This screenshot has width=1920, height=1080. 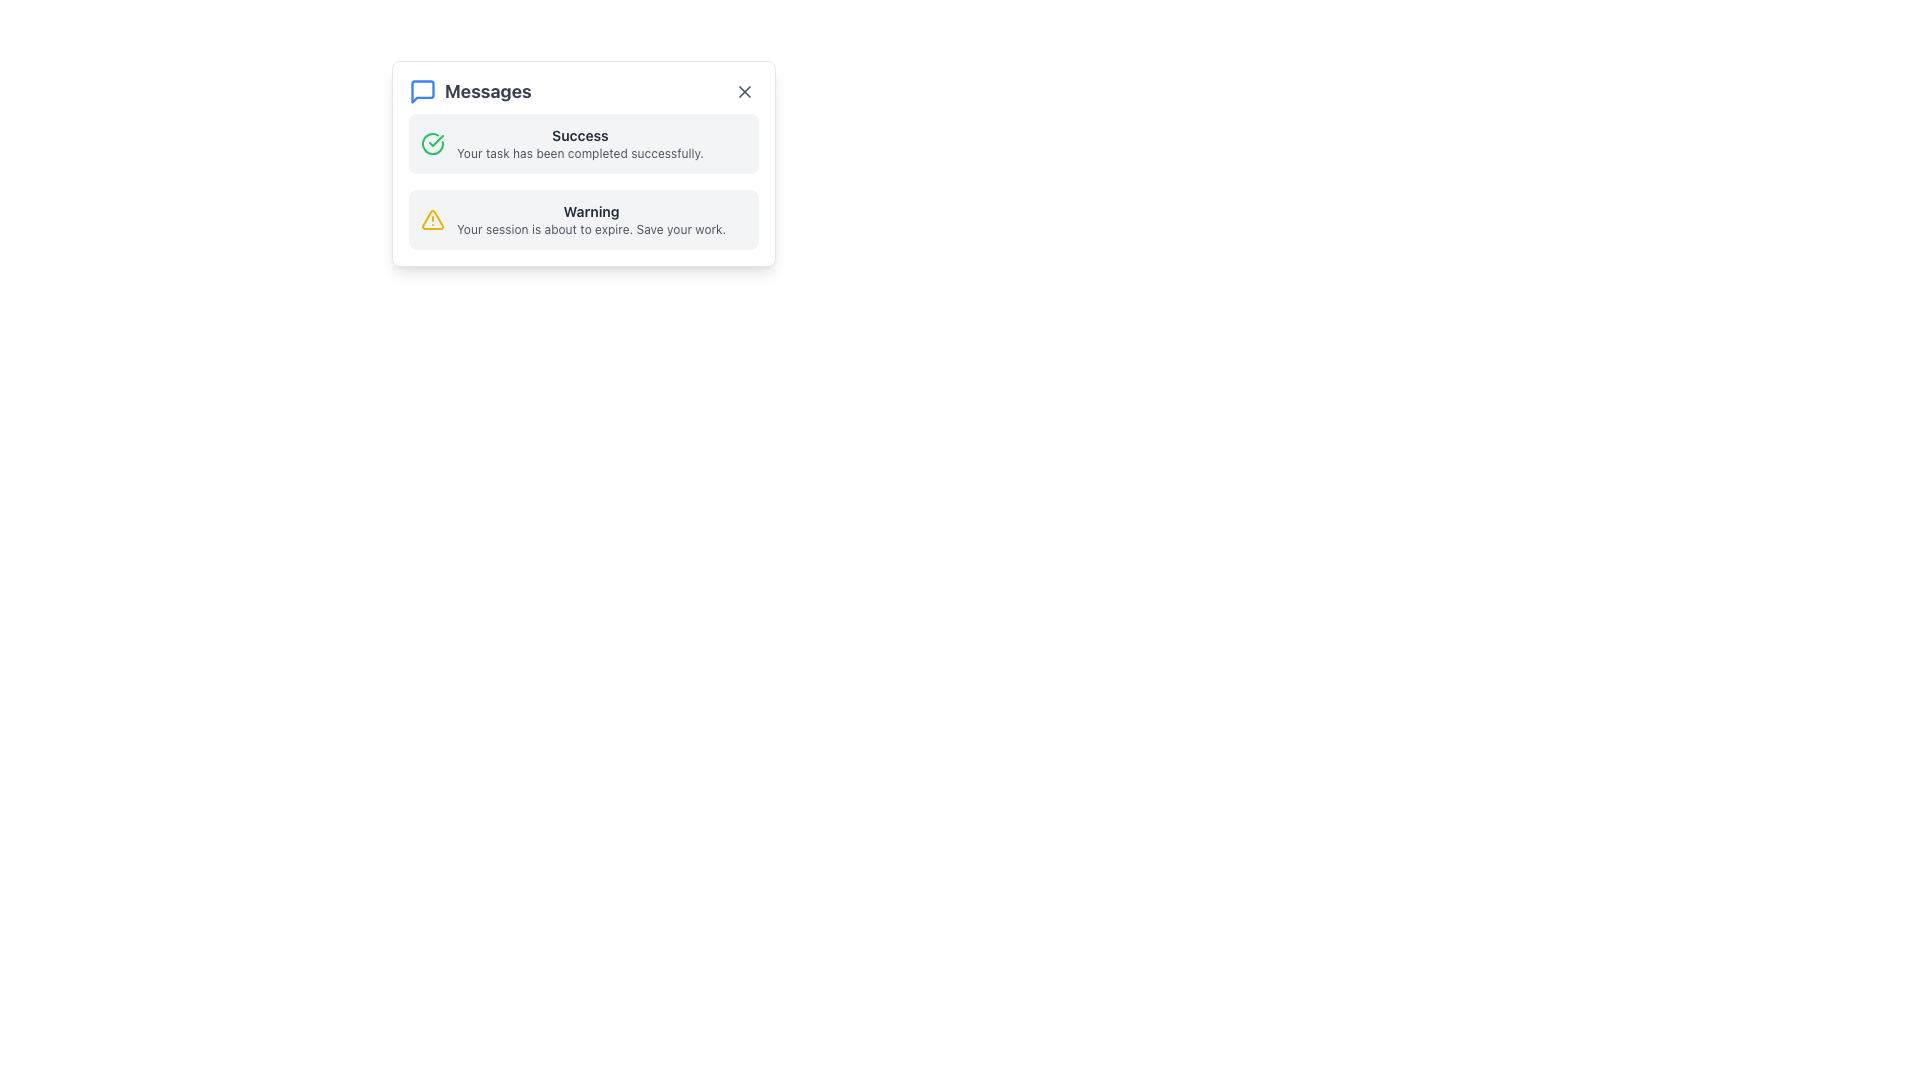 What do you see at coordinates (583, 142) in the screenshot?
I see `the first notification box in the list located below the 'Messages' section header to indicate success feedback to the user` at bounding box center [583, 142].